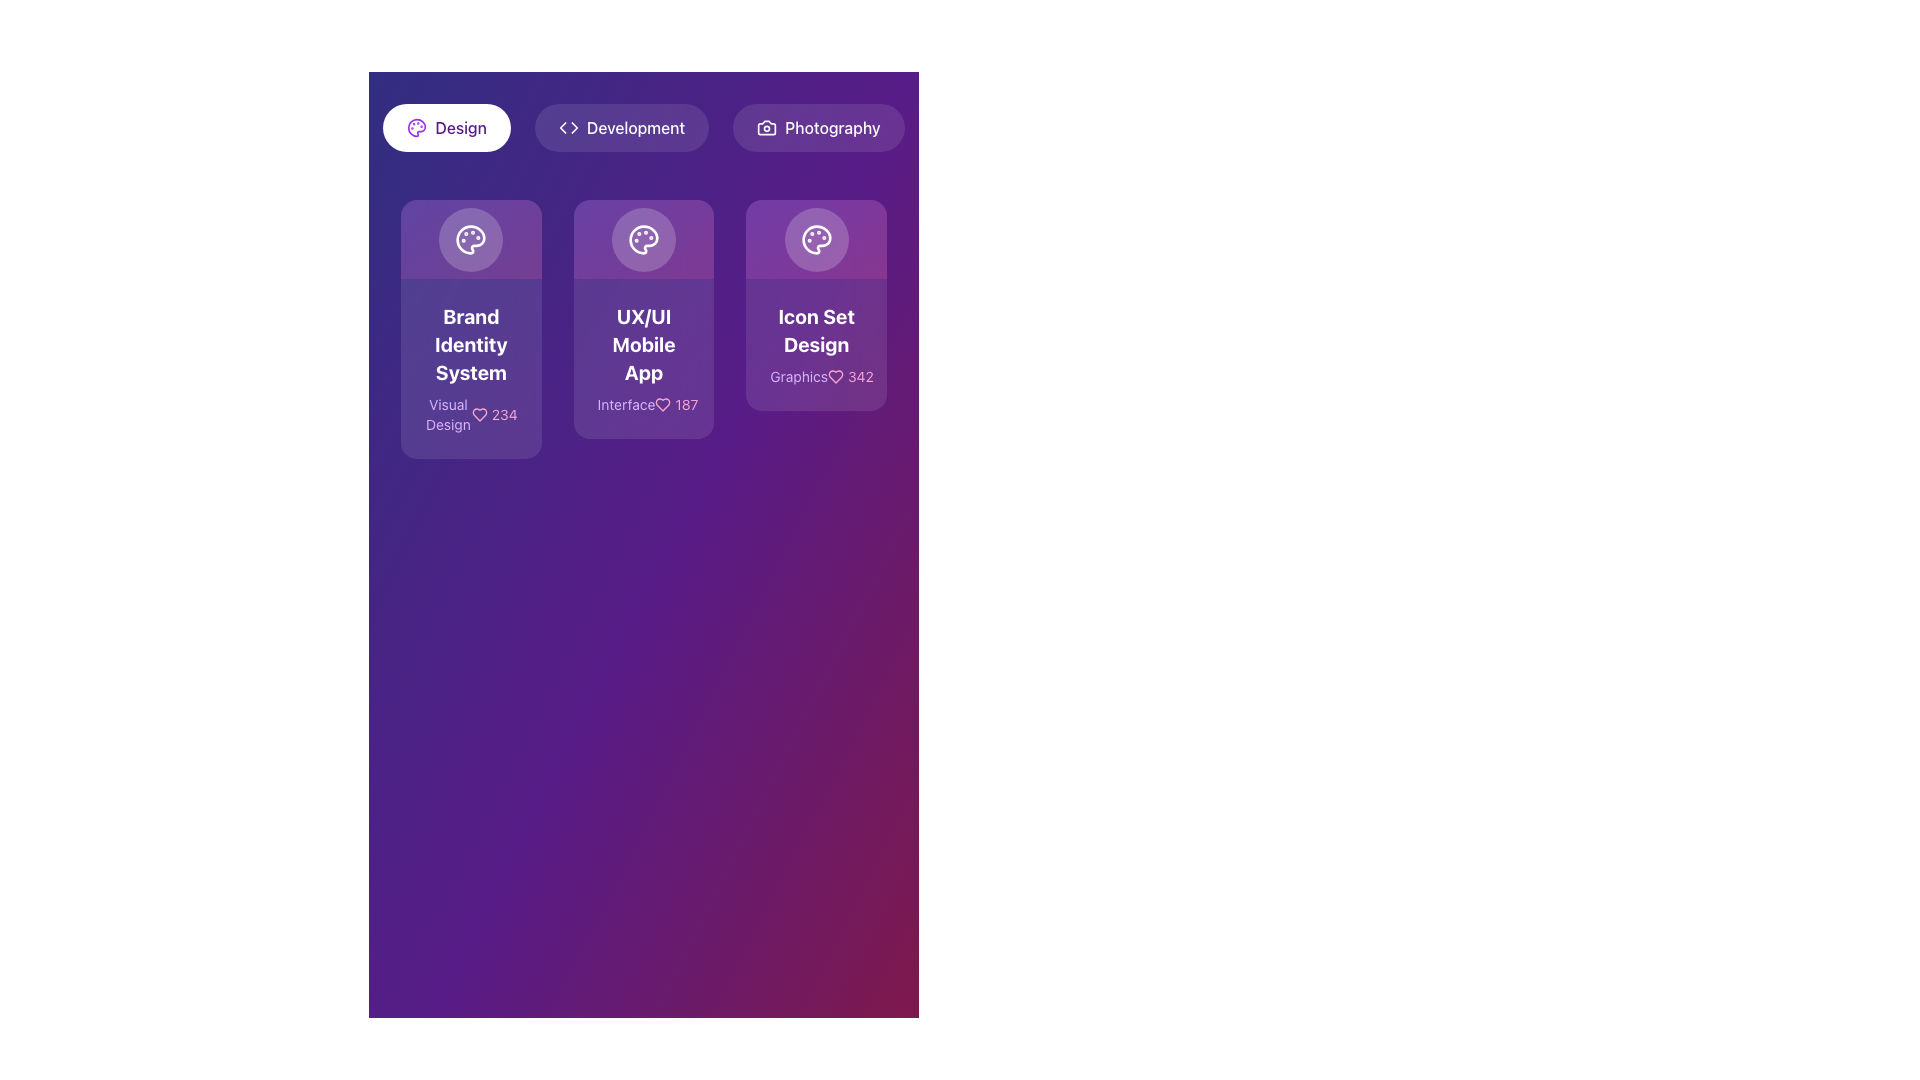  What do you see at coordinates (643, 328) in the screenshot?
I see `the second card in the grid that represents 'UX/UI Mobile App'` at bounding box center [643, 328].